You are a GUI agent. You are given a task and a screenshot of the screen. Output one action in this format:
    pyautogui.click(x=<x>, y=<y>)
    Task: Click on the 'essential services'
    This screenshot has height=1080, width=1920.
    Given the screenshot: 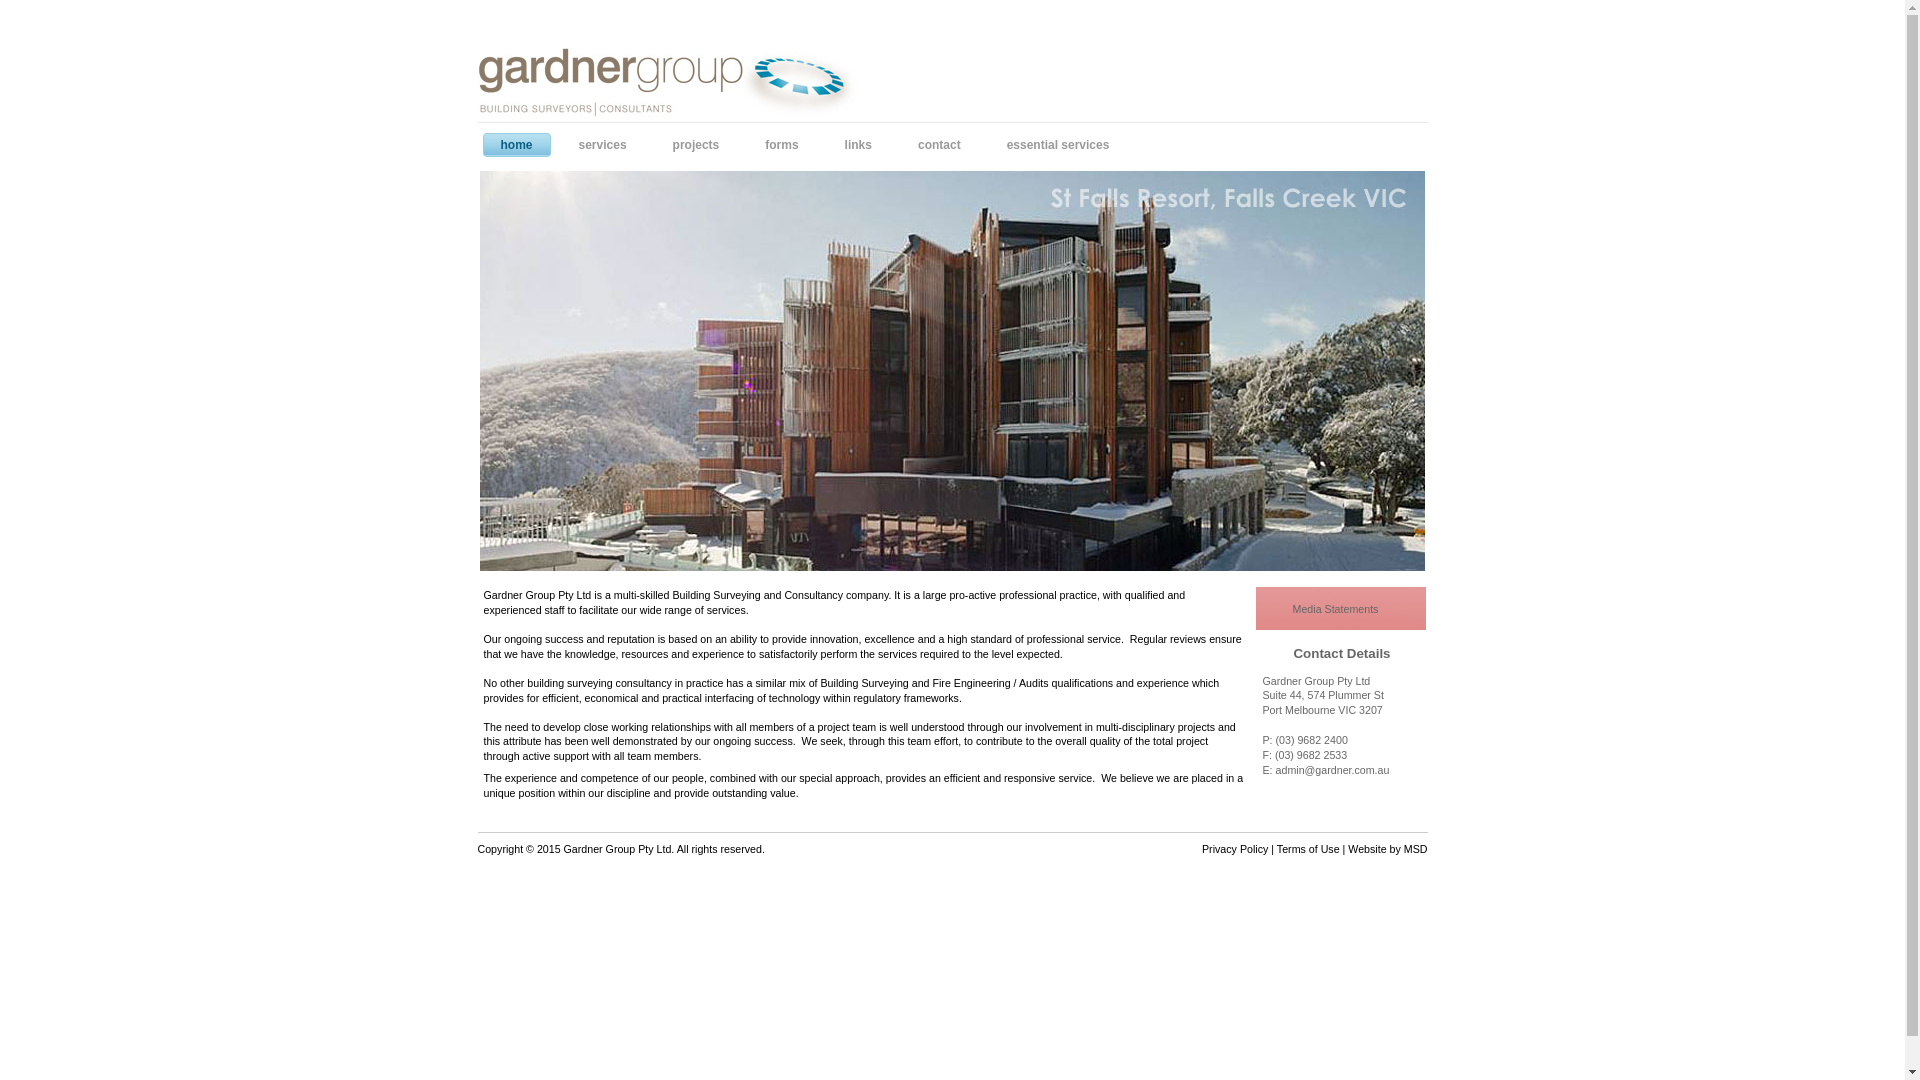 What is the action you would take?
    pyautogui.click(x=1062, y=145)
    